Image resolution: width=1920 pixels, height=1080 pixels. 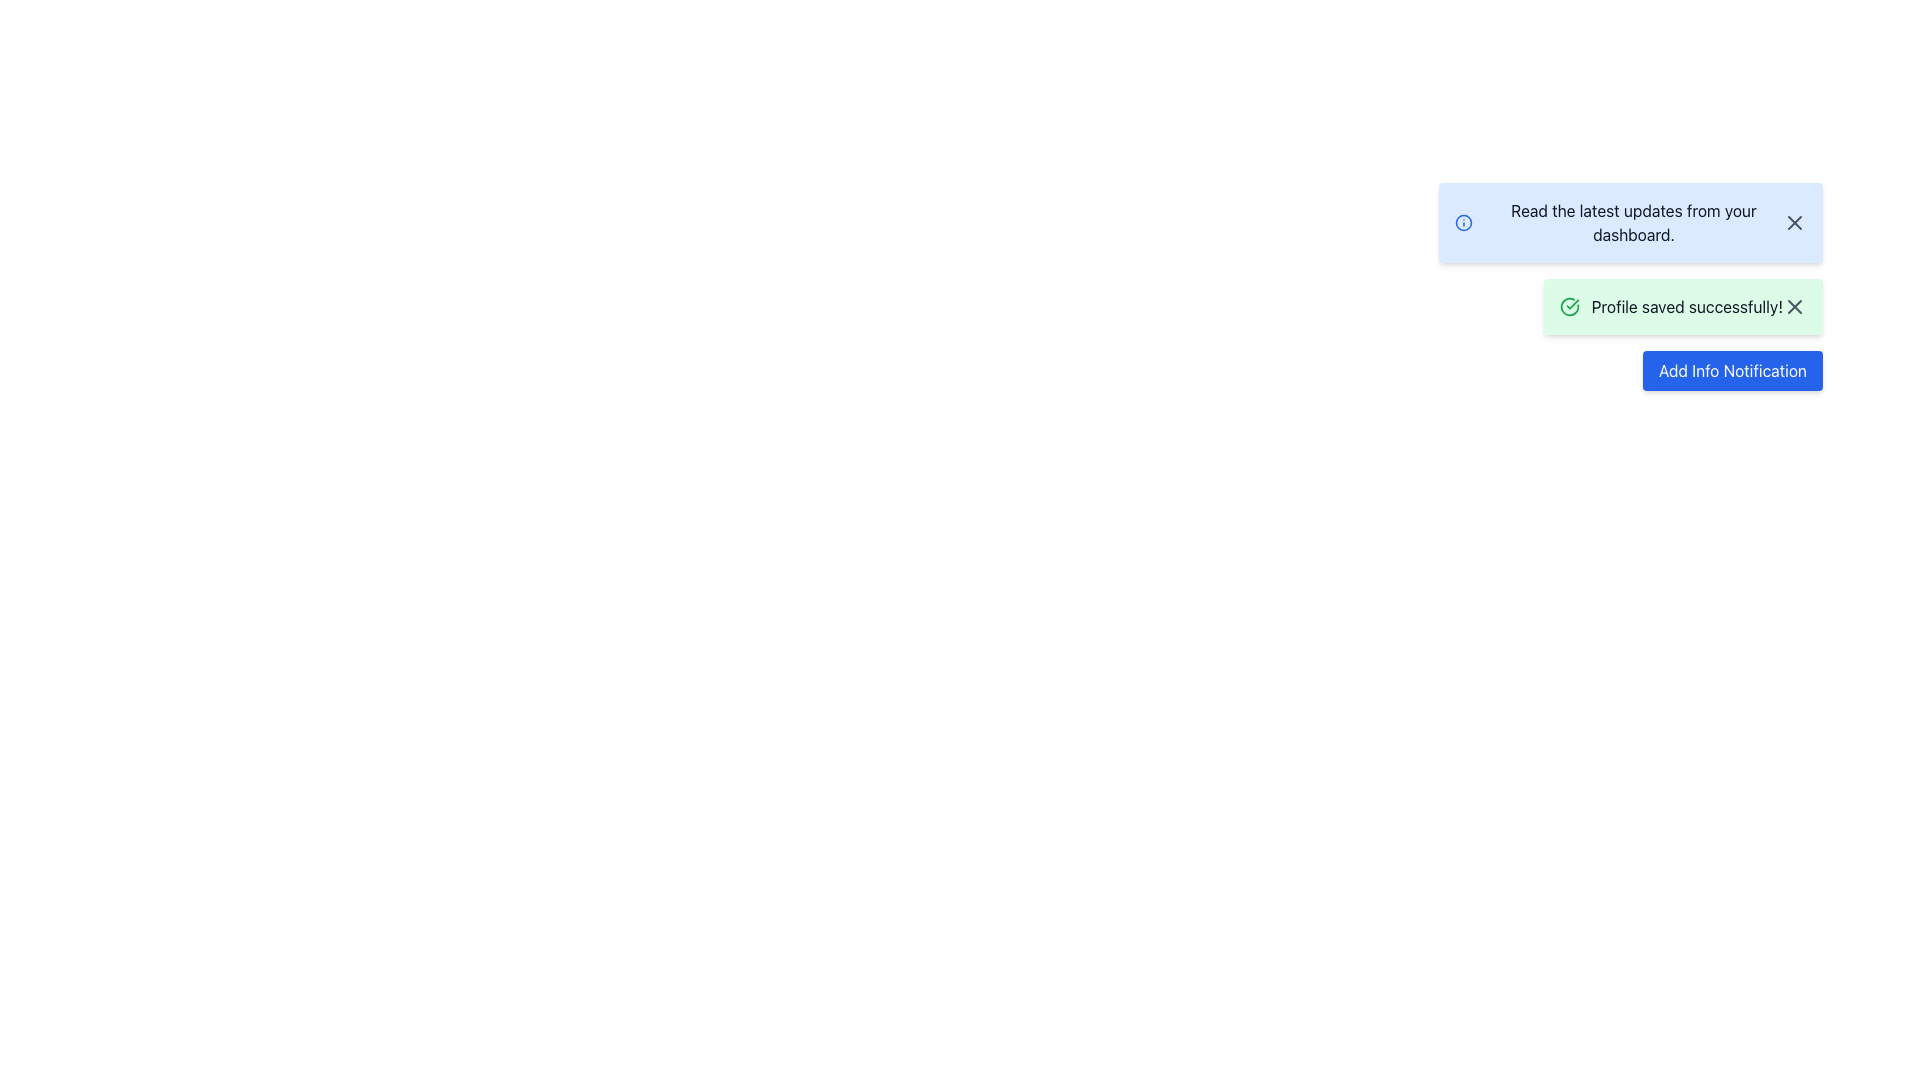 What do you see at coordinates (1795, 307) in the screenshot?
I see `the Close Button represented by a cross (×) symbol located in the upper-right corner of the green notification box that states 'Profile saved successfully!'` at bounding box center [1795, 307].